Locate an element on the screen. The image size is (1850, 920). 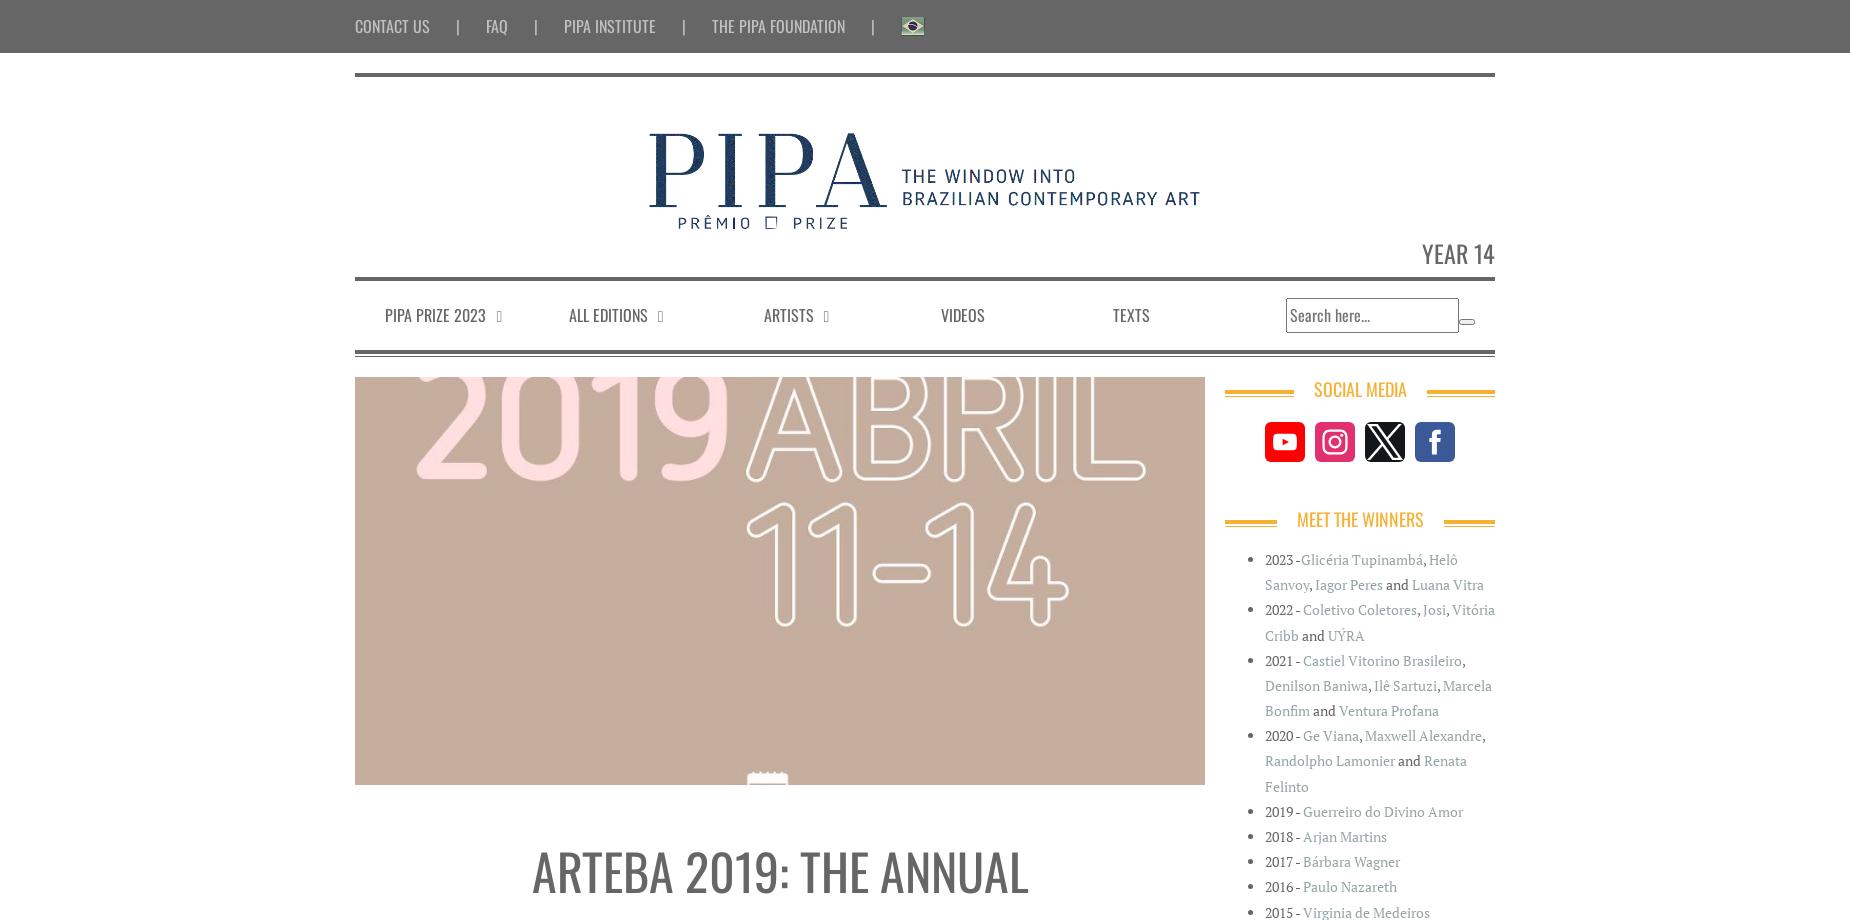
'Coletivo Coletores' is located at coordinates (1358, 608).